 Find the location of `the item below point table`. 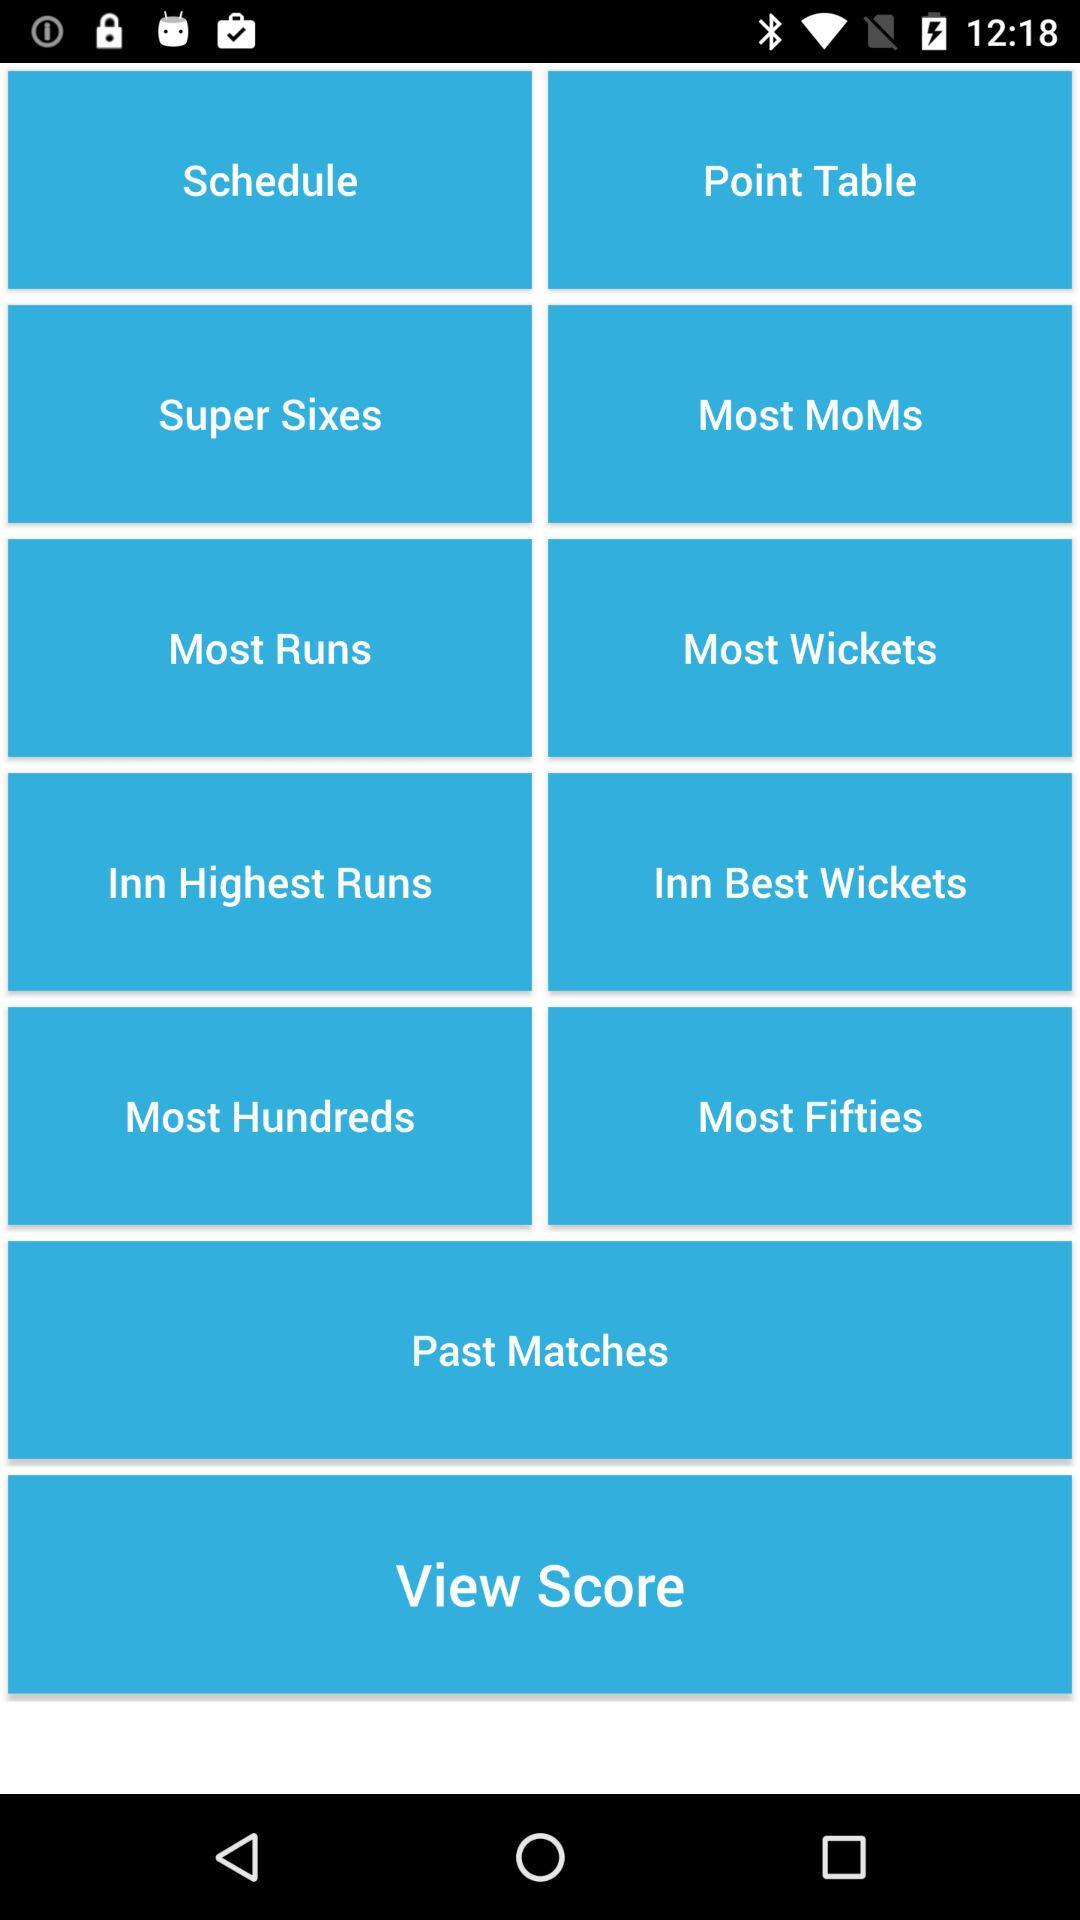

the item below point table is located at coordinates (810, 412).